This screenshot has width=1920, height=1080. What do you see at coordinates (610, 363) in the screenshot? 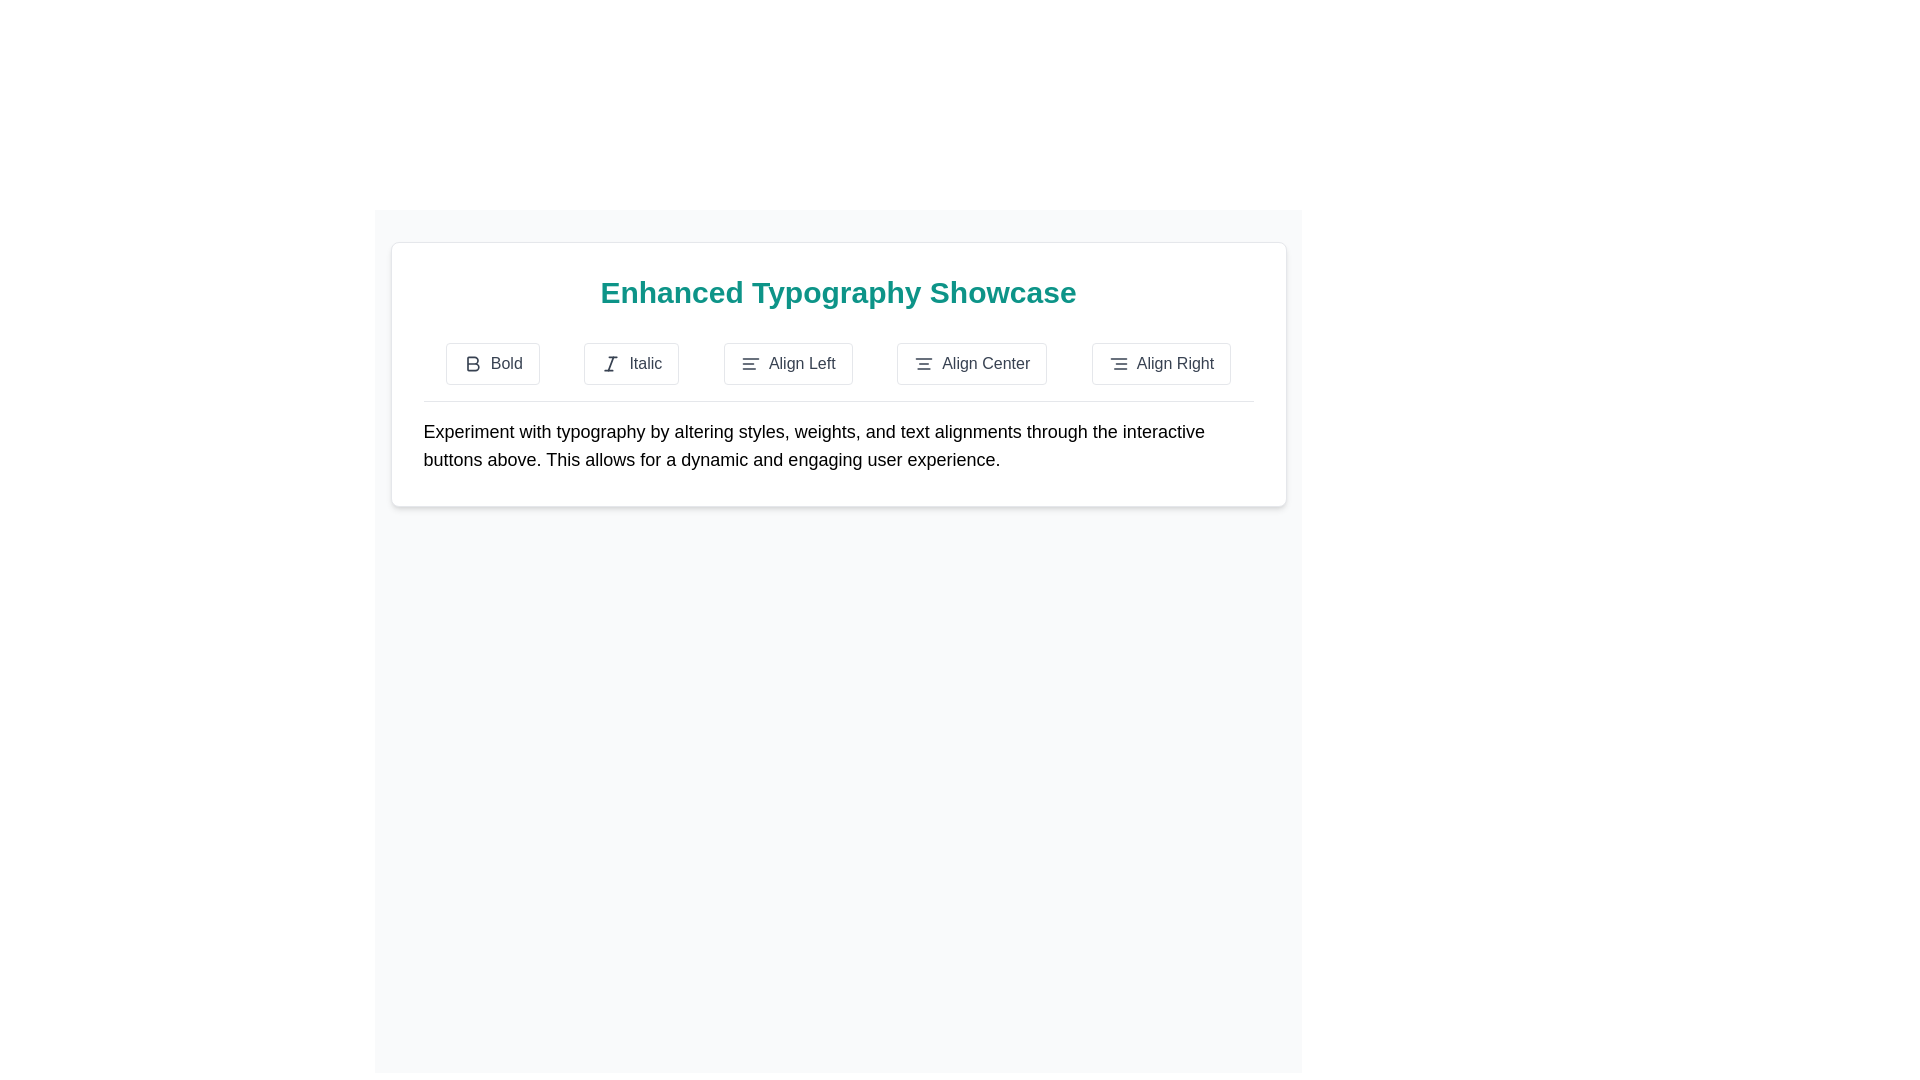
I see `central decorative line of the italic-style SVG icon located within the second button labeled 'Italic' under 'Enhanced Typography Showcase'` at bounding box center [610, 363].